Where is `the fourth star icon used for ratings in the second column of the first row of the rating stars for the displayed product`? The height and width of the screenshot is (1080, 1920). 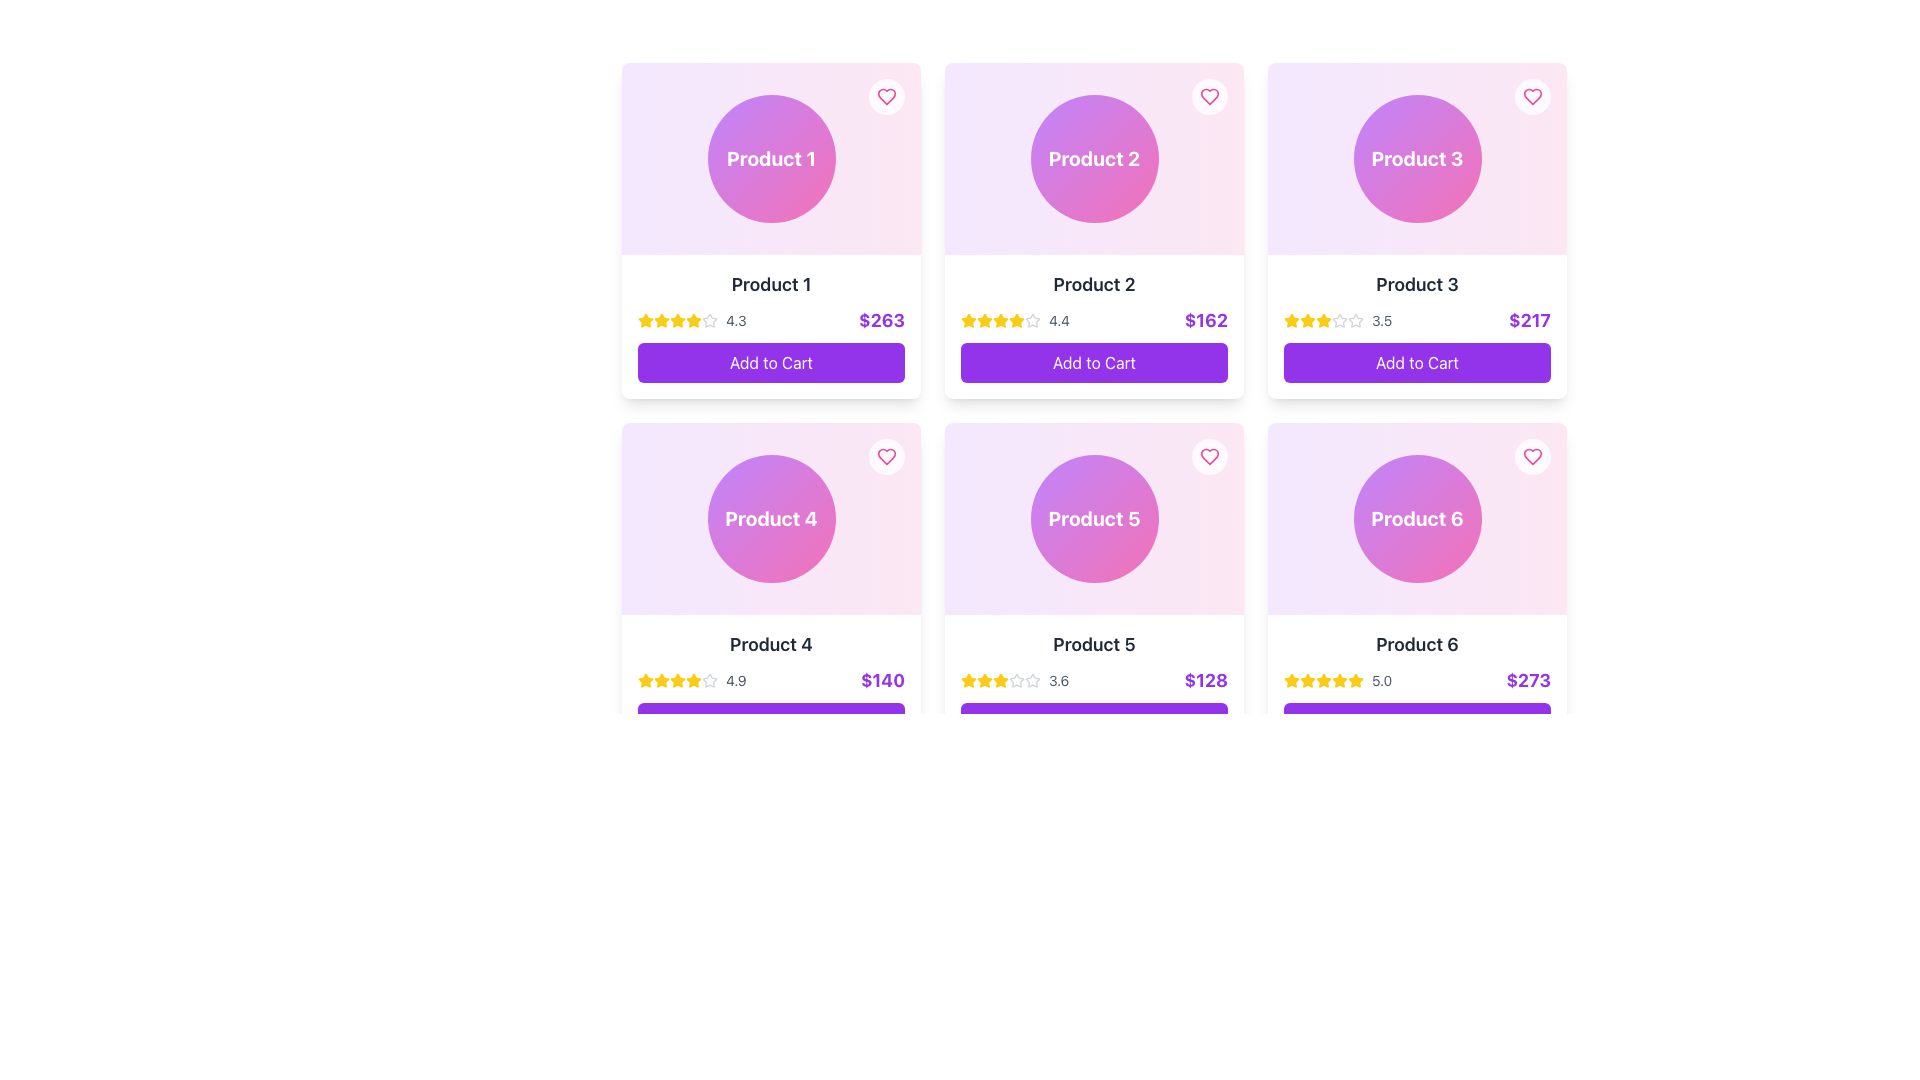
the fourth star icon used for ratings in the second column of the first row of the rating stars for the displayed product is located at coordinates (677, 679).